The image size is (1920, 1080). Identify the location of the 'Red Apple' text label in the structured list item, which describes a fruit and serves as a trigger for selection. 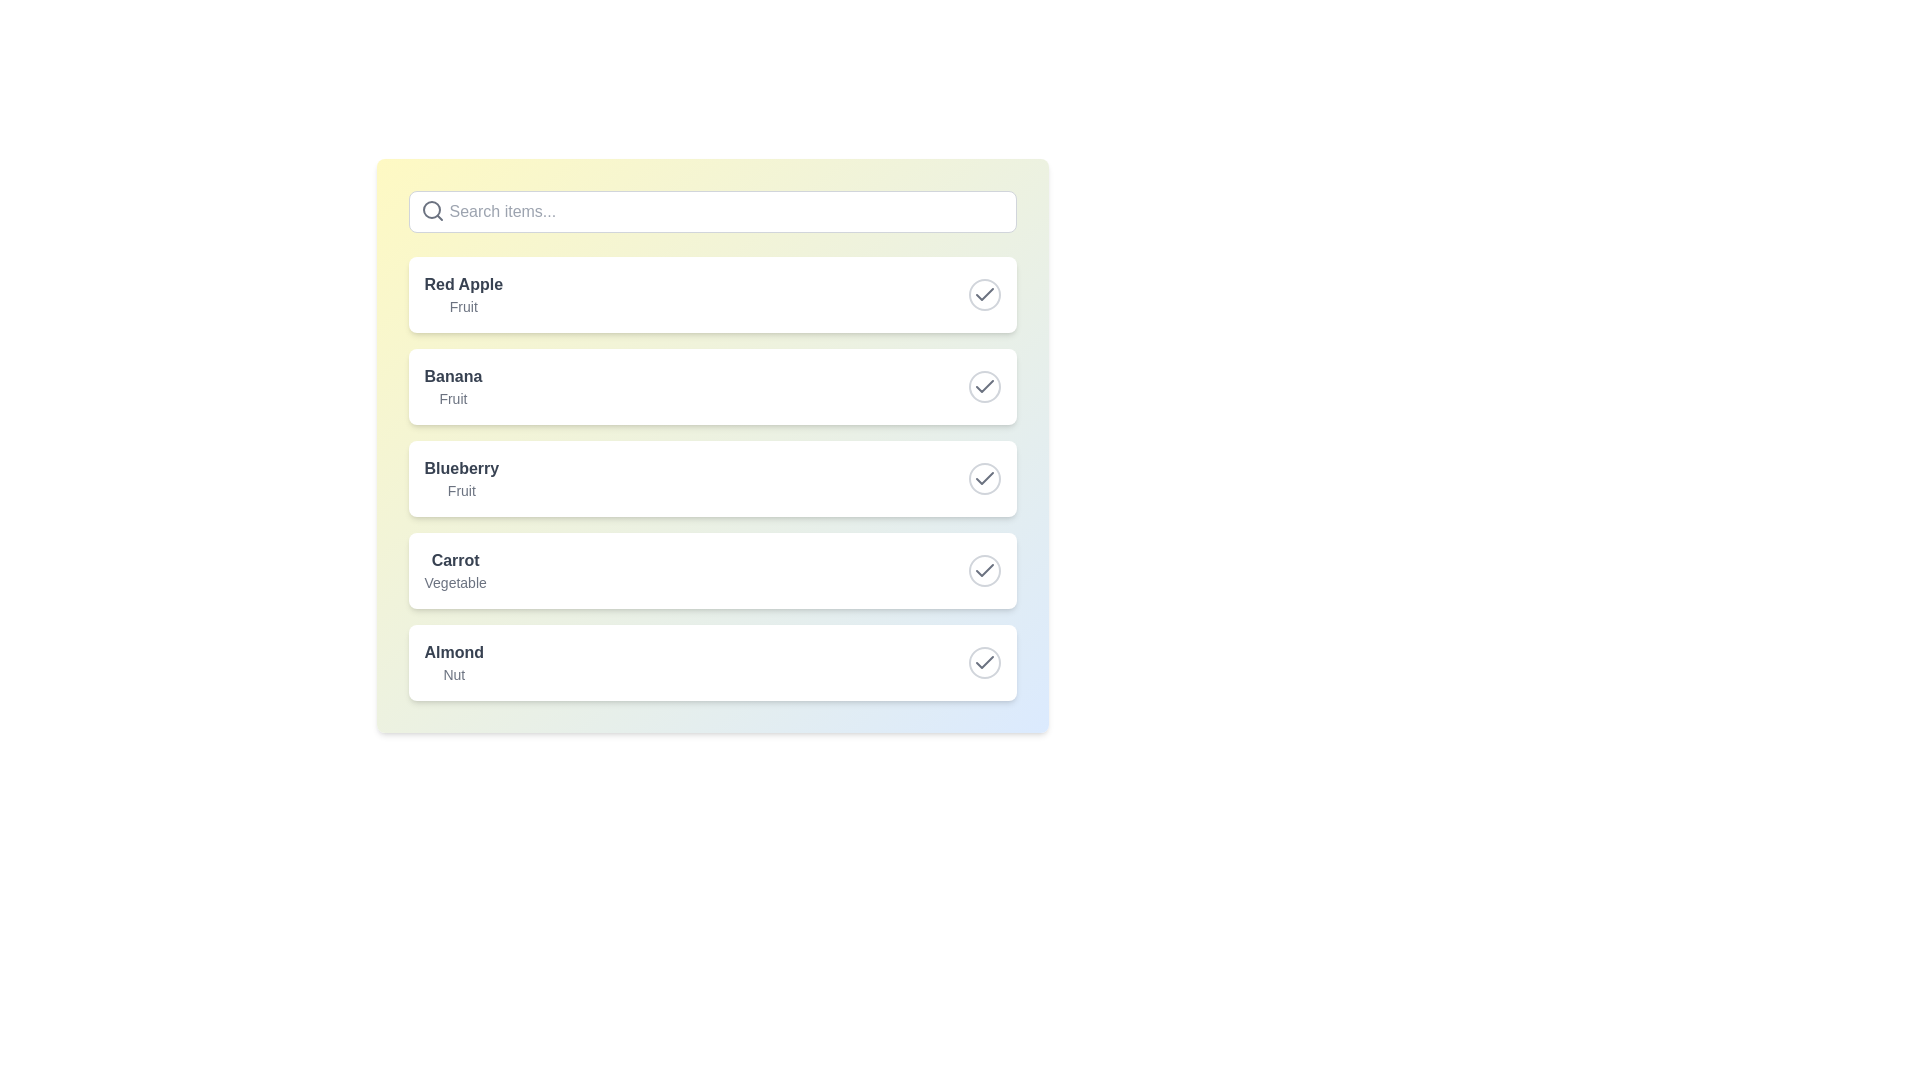
(462, 294).